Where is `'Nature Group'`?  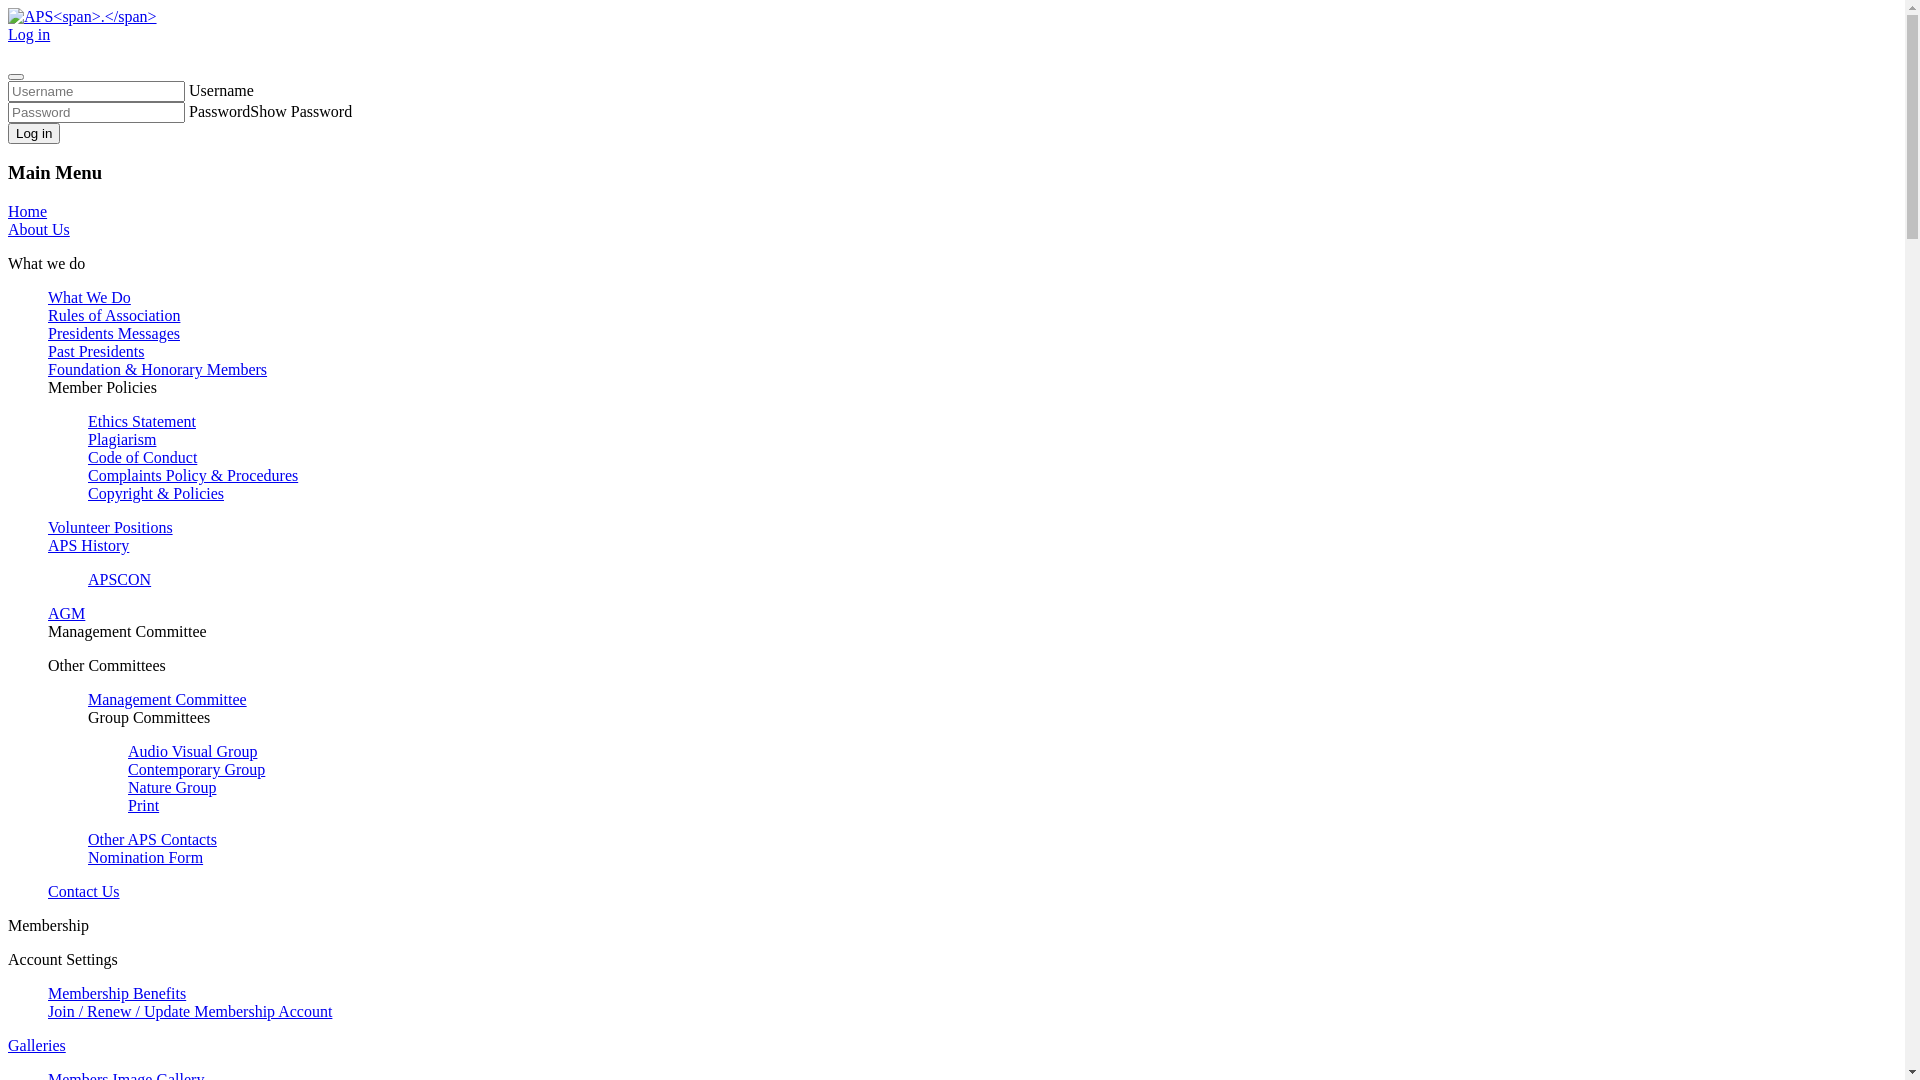 'Nature Group' is located at coordinates (127, 786).